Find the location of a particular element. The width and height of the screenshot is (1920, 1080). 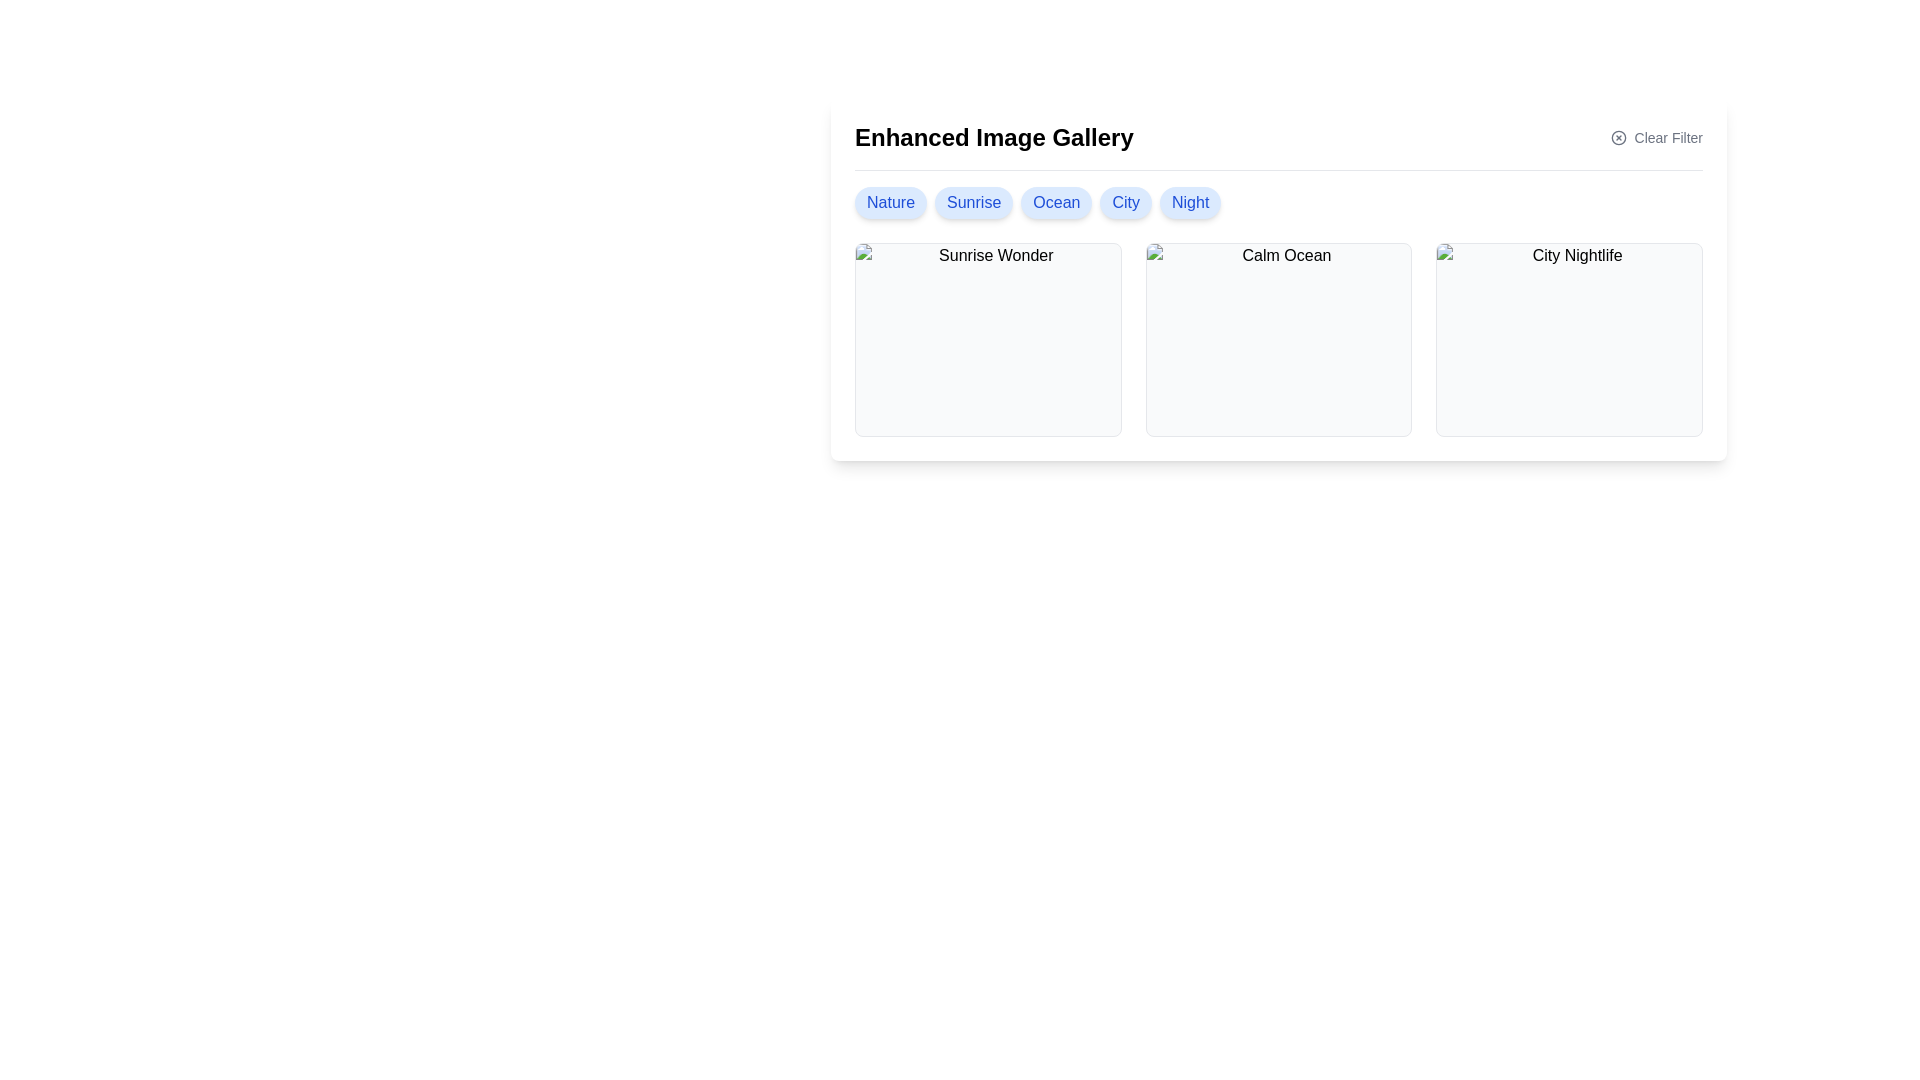

the 'Calm Ocean' image element in the gallery, which visually attracts users browsing items with this title and tags is located at coordinates (1277, 338).